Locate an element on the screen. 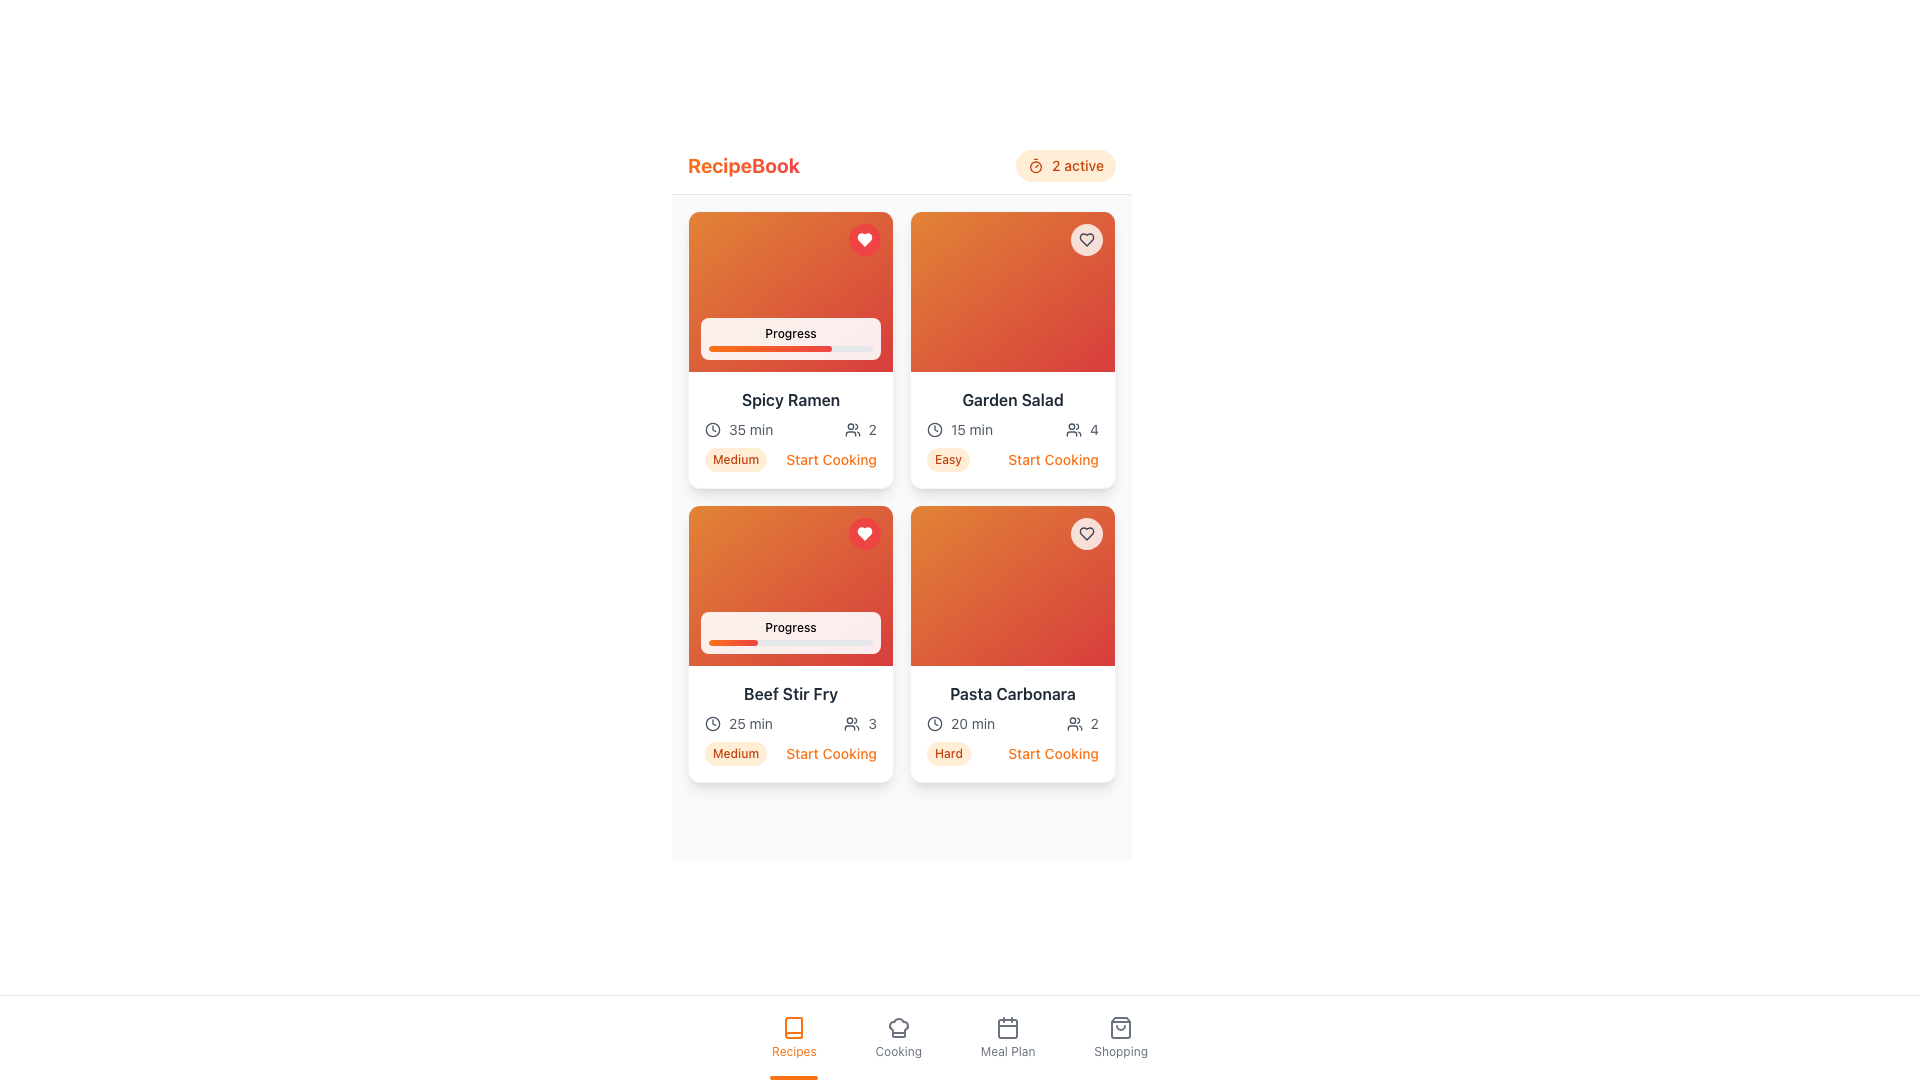 The height and width of the screenshot is (1080, 1920). the circular outline shape that represents a clock or time-related icon, located in the upper-right section of the interface near the '2 active' indicator is located at coordinates (934, 428).